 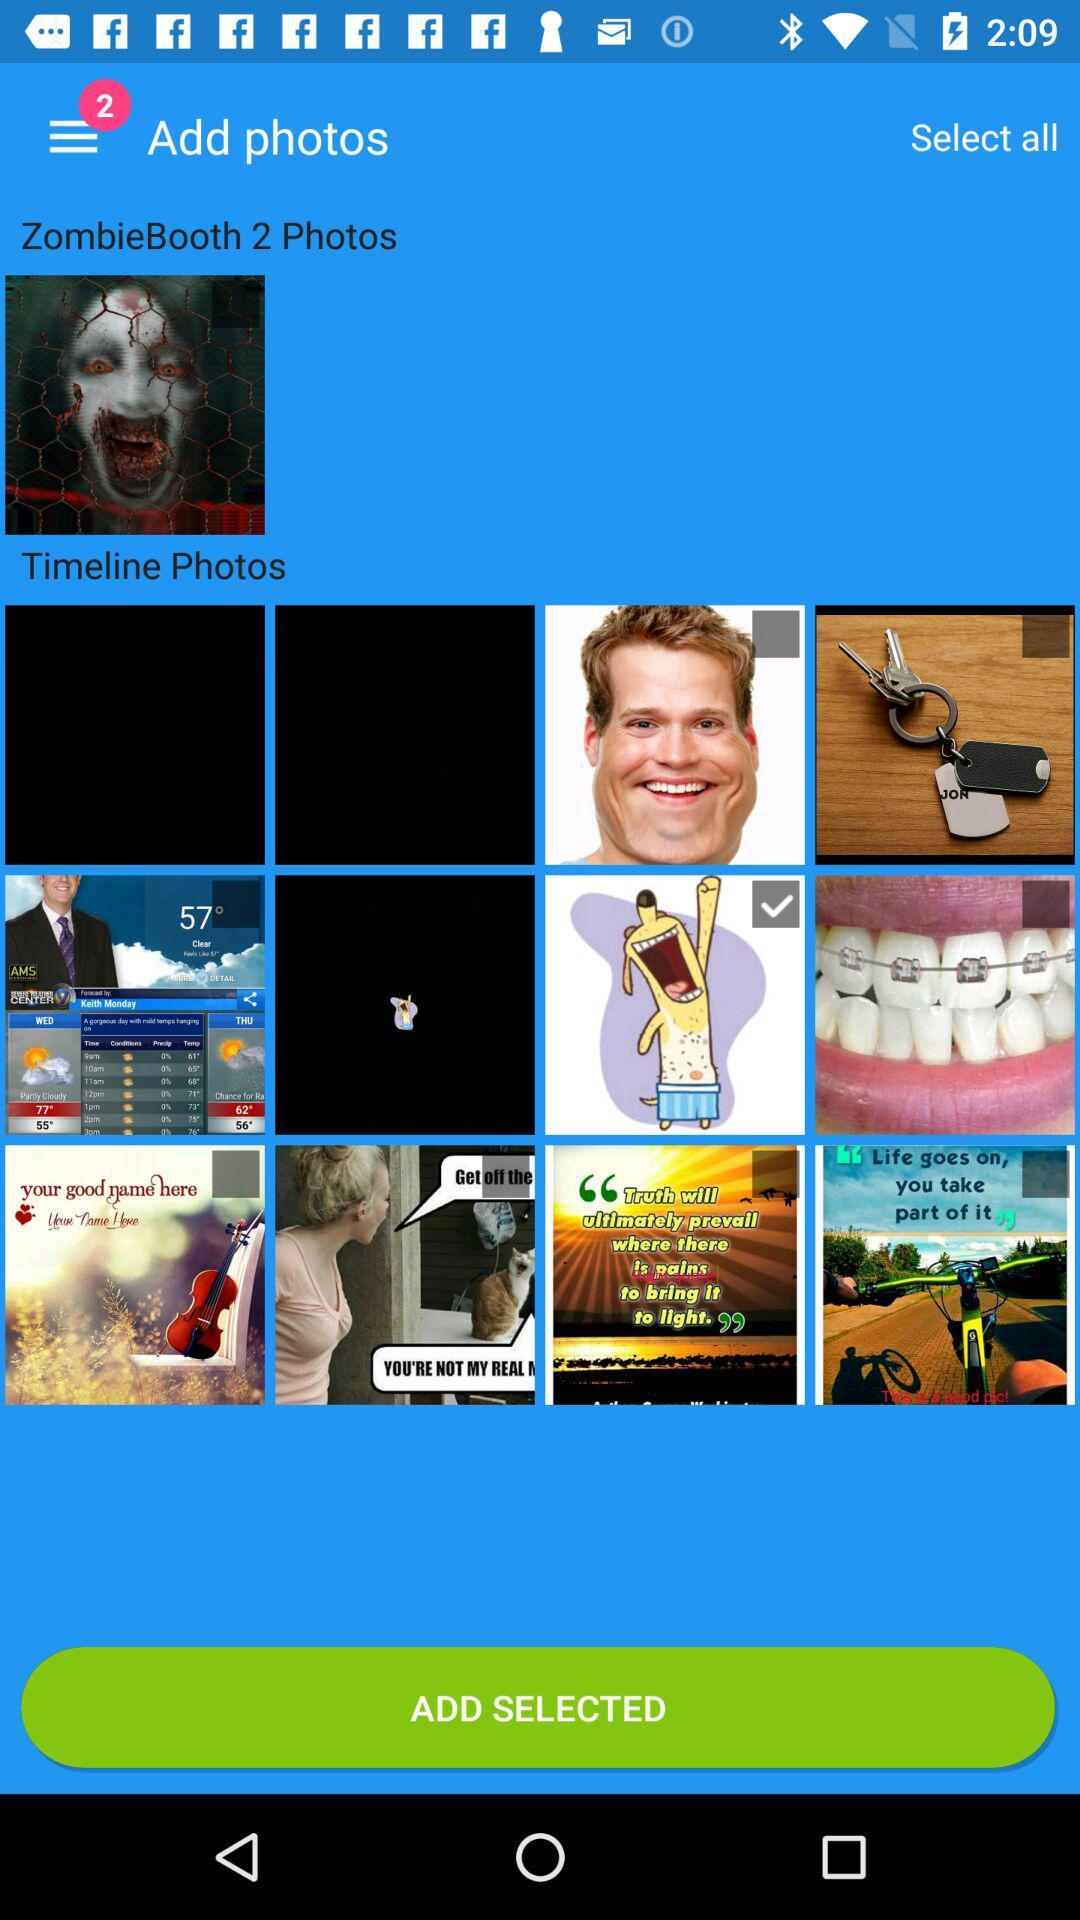 What do you see at coordinates (135, 1274) in the screenshot?
I see `the image from 1st column and 3rd row below text timeline photos` at bounding box center [135, 1274].